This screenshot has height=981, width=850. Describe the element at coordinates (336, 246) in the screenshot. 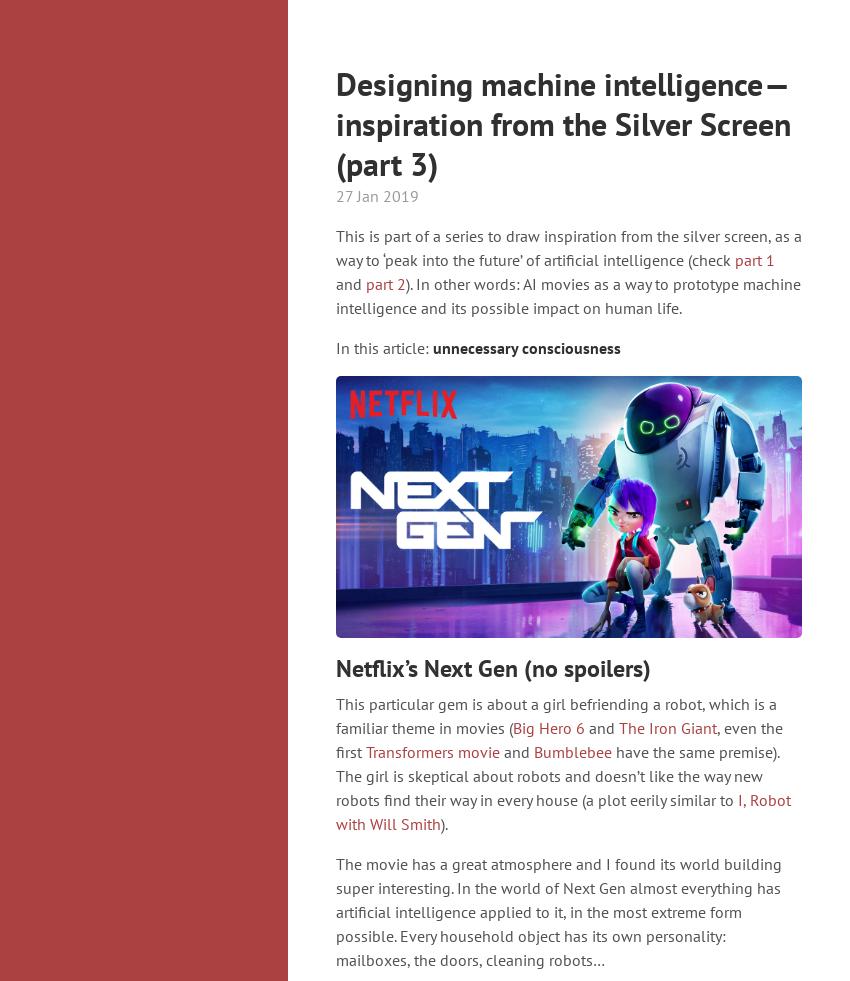

I see `'This is part of a series to draw inspiration from the silver screen, as a way to ‘peak into the future’ of artificial intelligence (check'` at that location.